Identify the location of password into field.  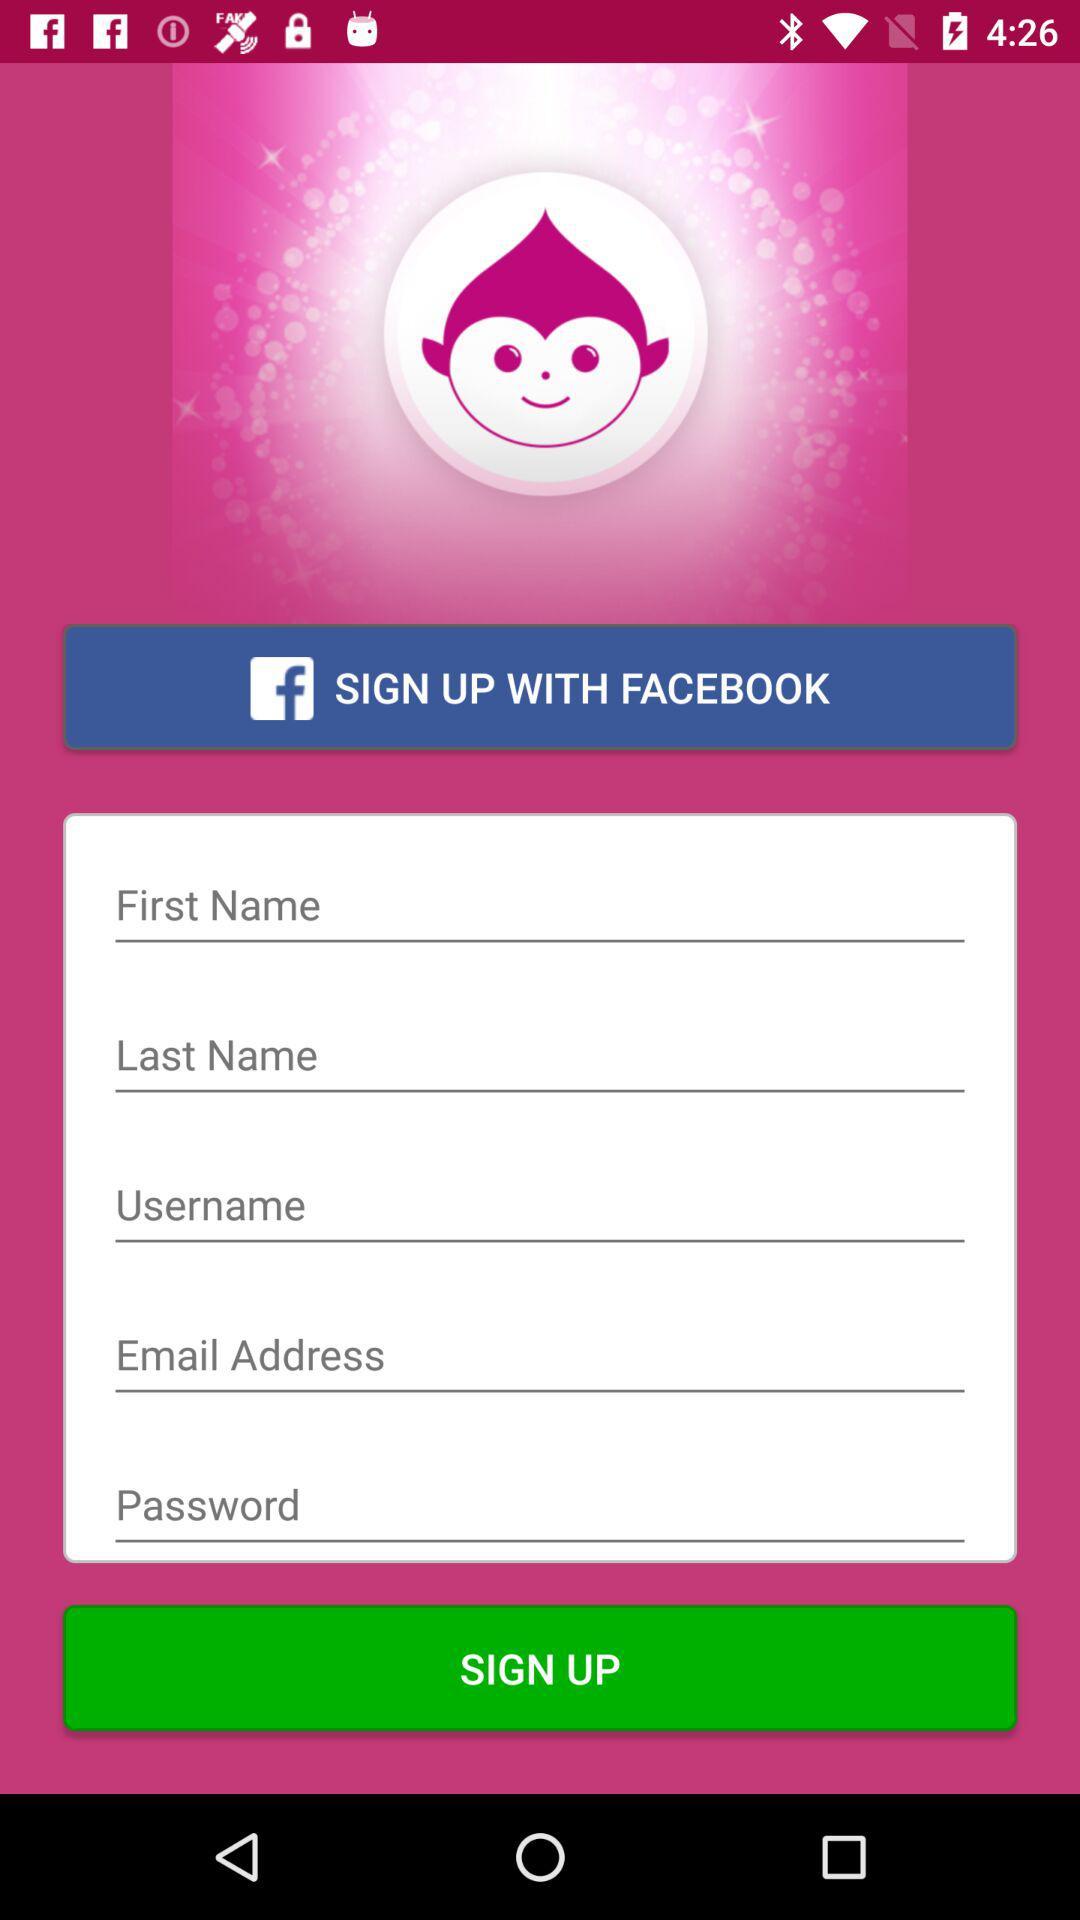
(540, 1507).